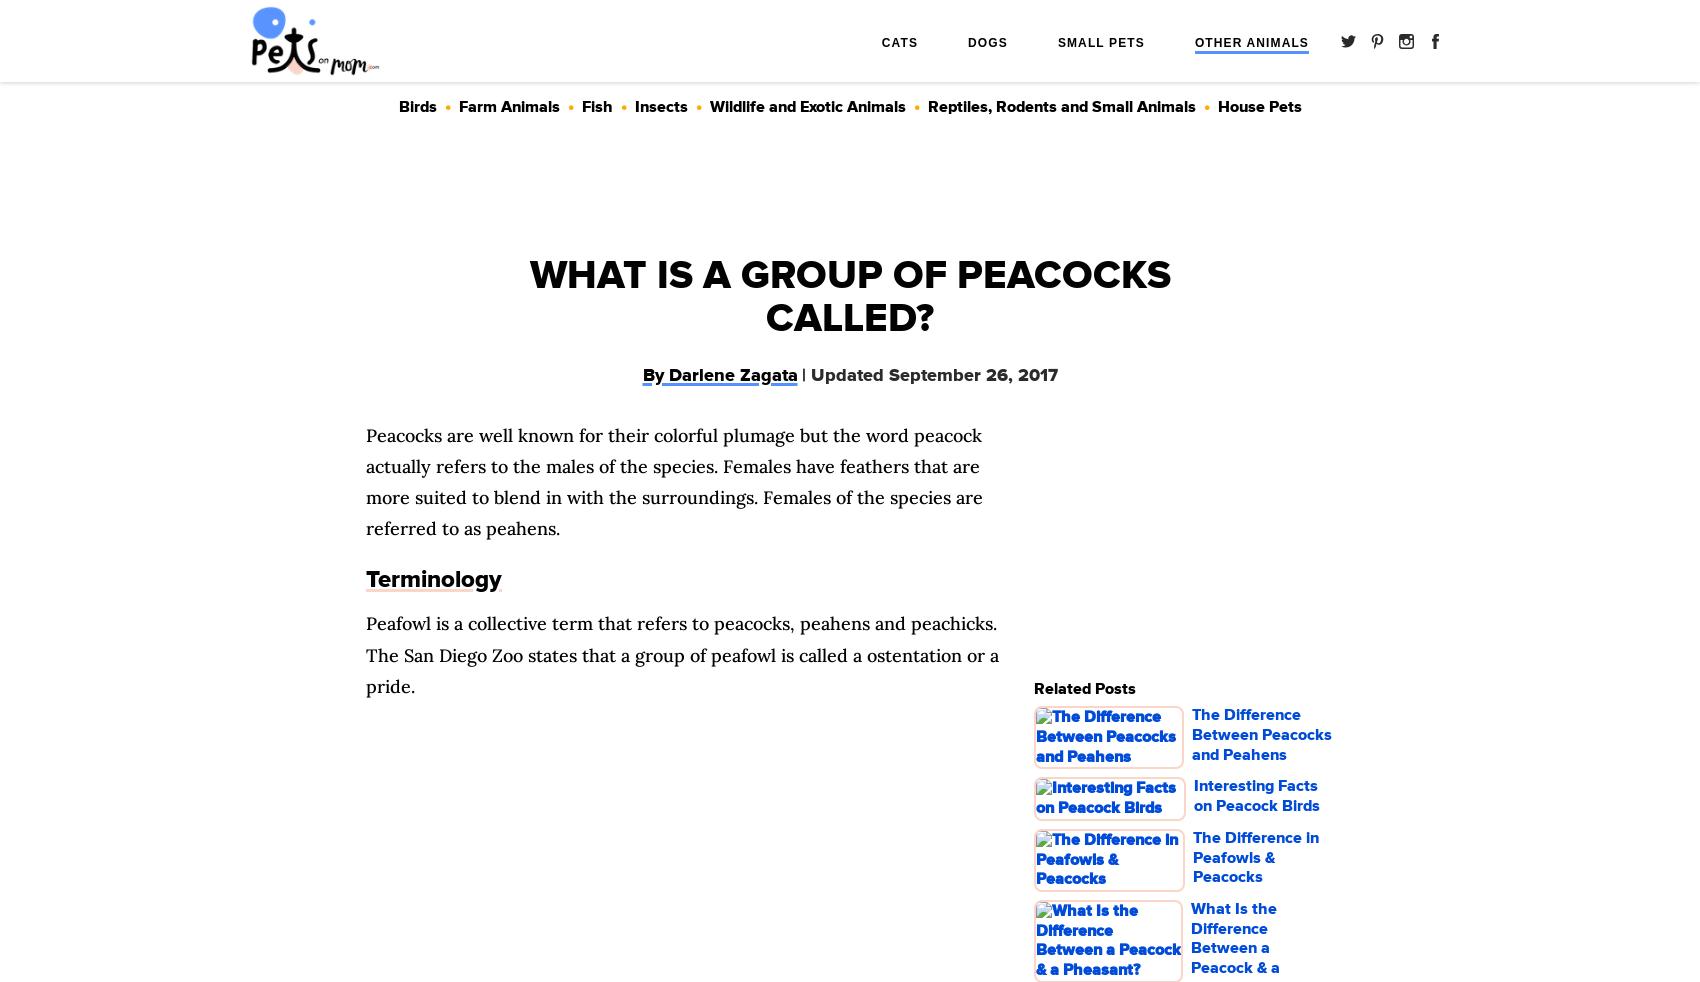 This screenshot has height=982, width=1700. I want to click on 'The Difference Between Peacocks and Peahens', so click(1261, 733).